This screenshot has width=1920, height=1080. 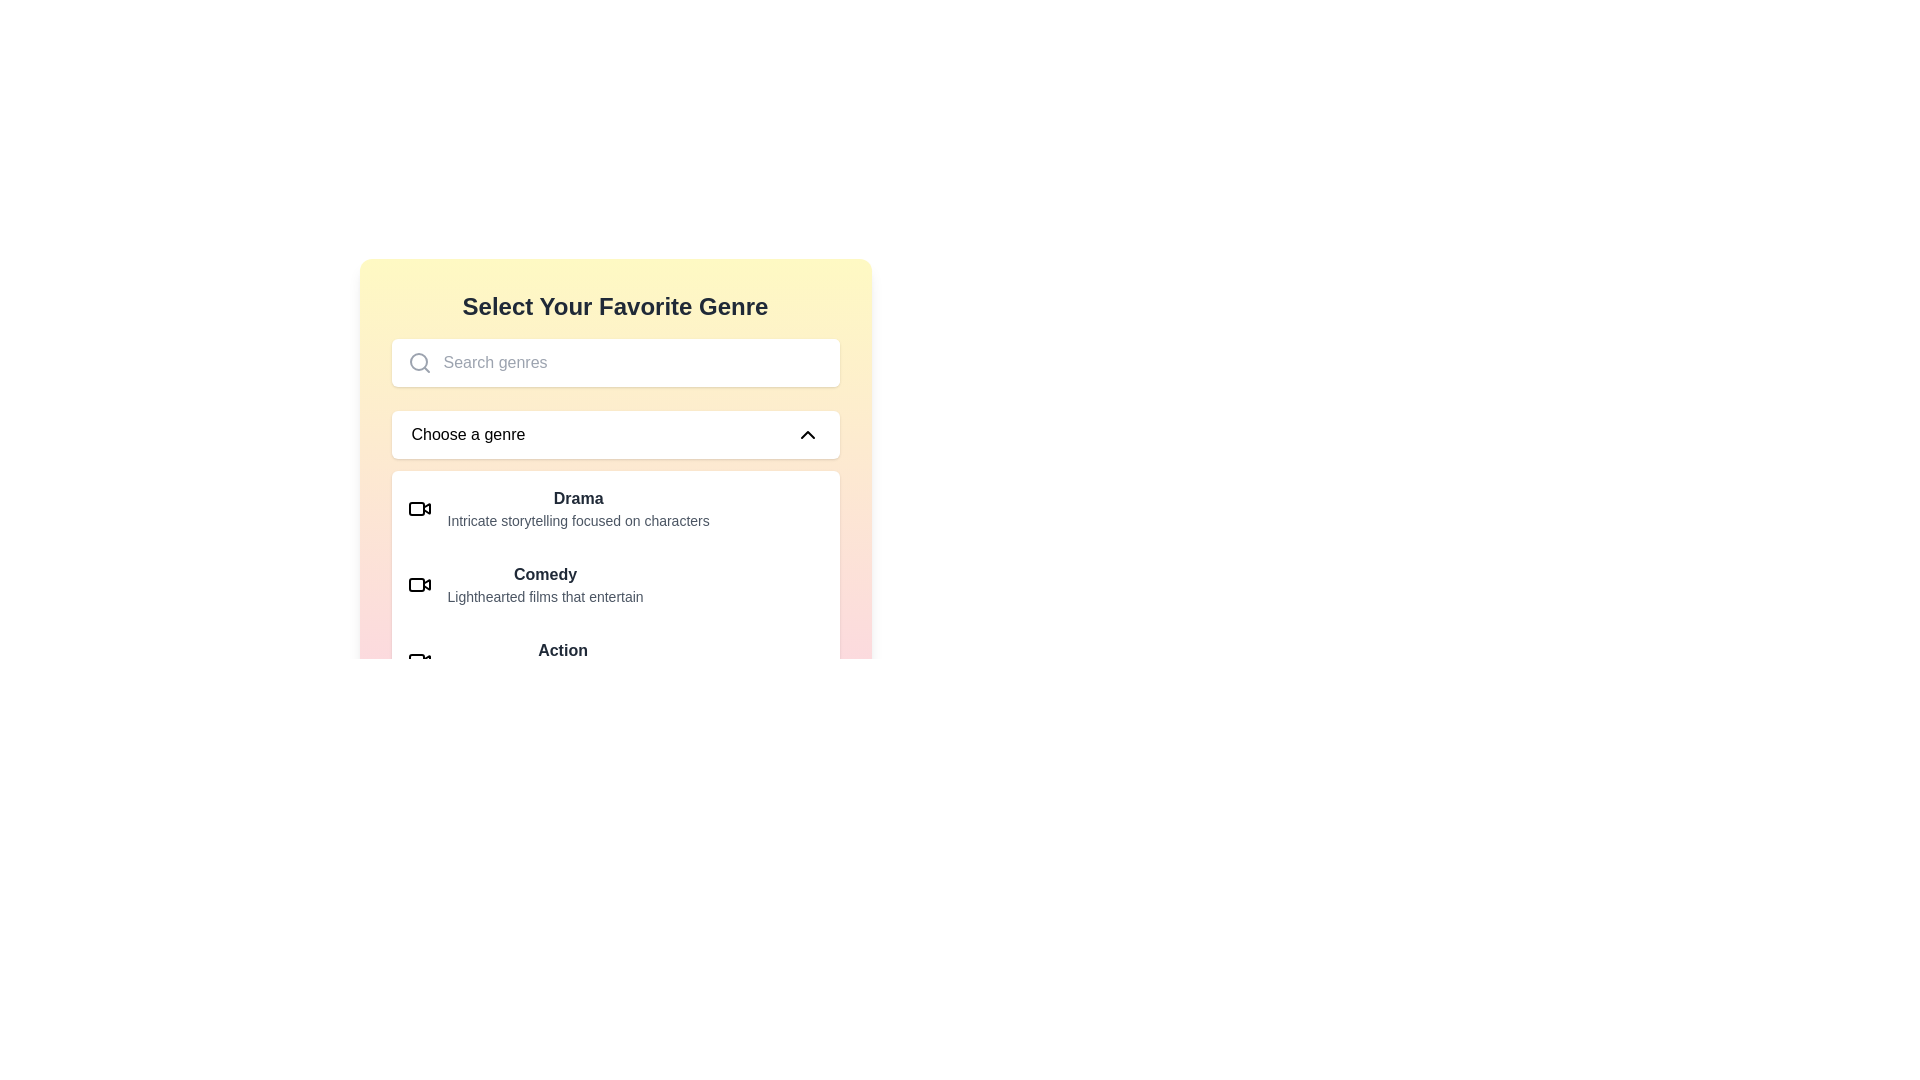 What do you see at coordinates (614, 508) in the screenshot?
I see `the list item labeled 'Drama'` at bounding box center [614, 508].